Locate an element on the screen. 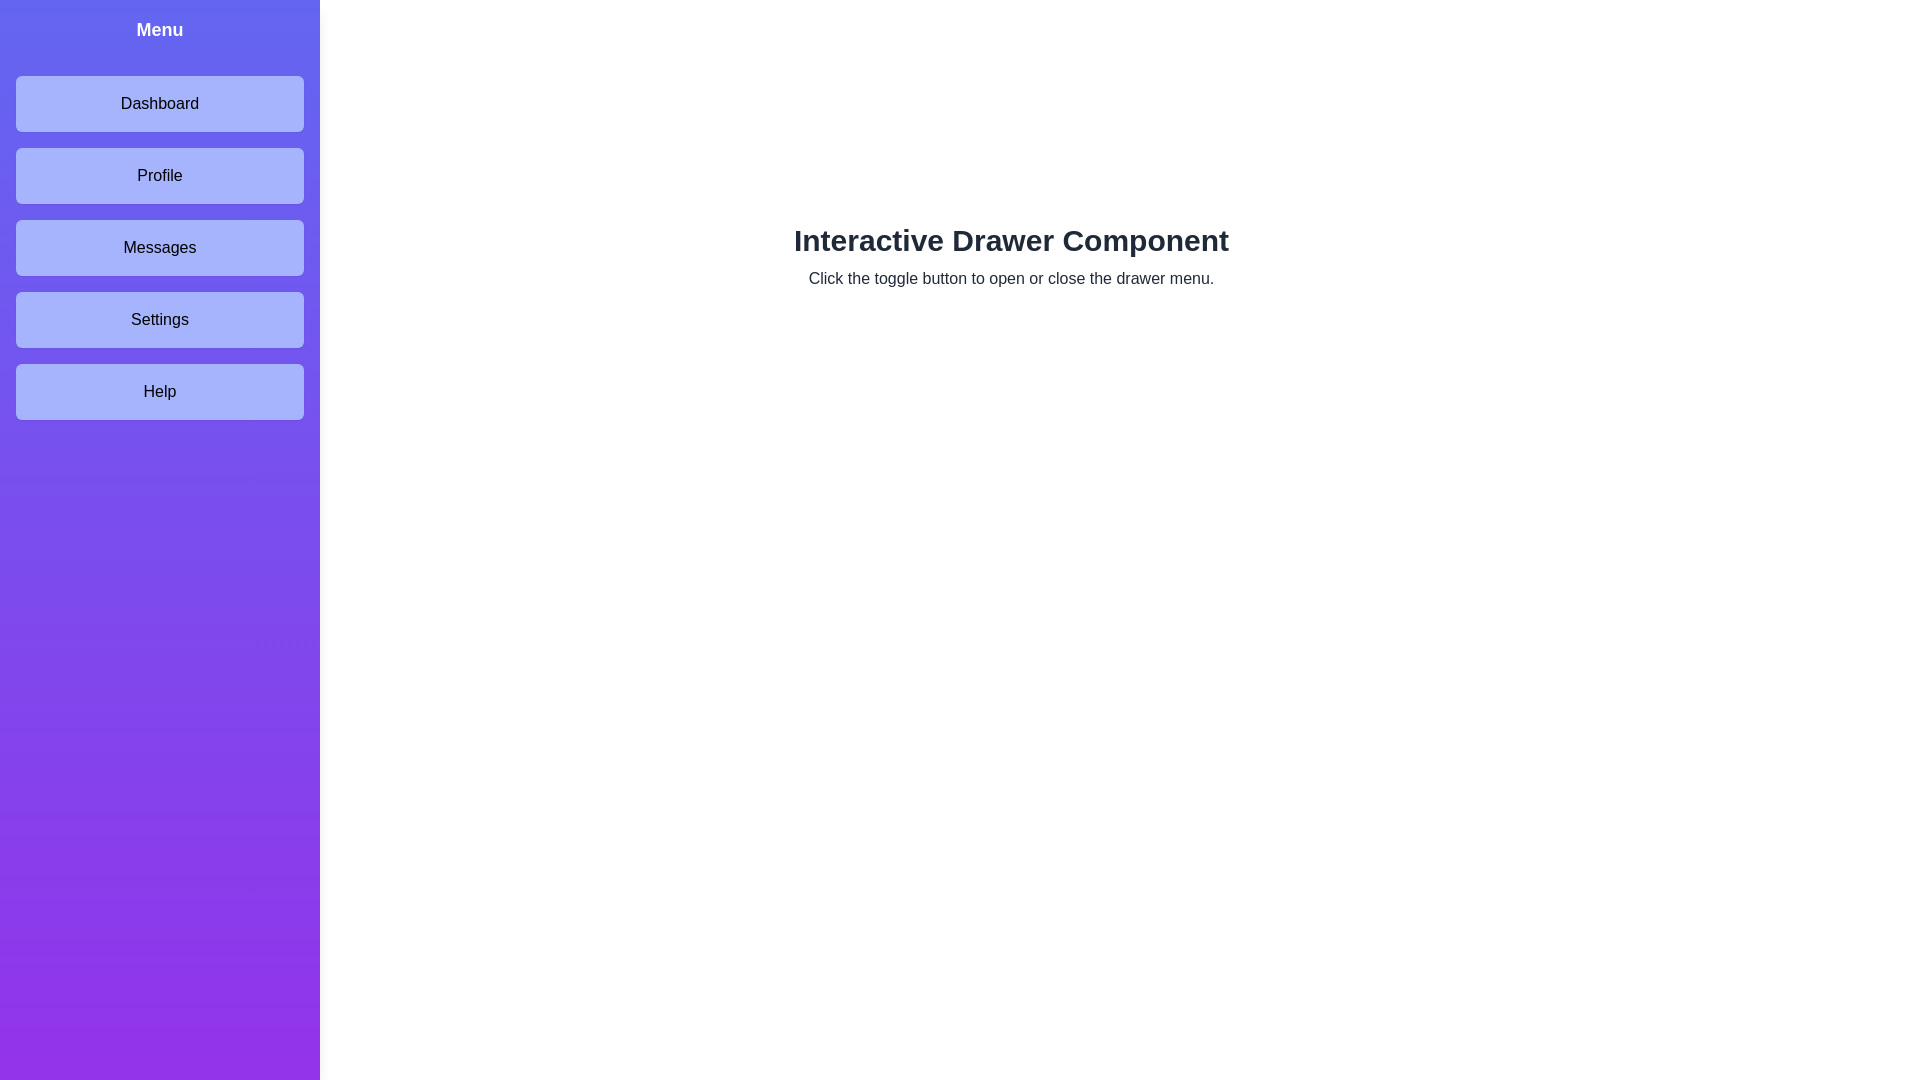 The height and width of the screenshot is (1080, 1920). the menu item labeled Profile is located at coordinates (158, 175).